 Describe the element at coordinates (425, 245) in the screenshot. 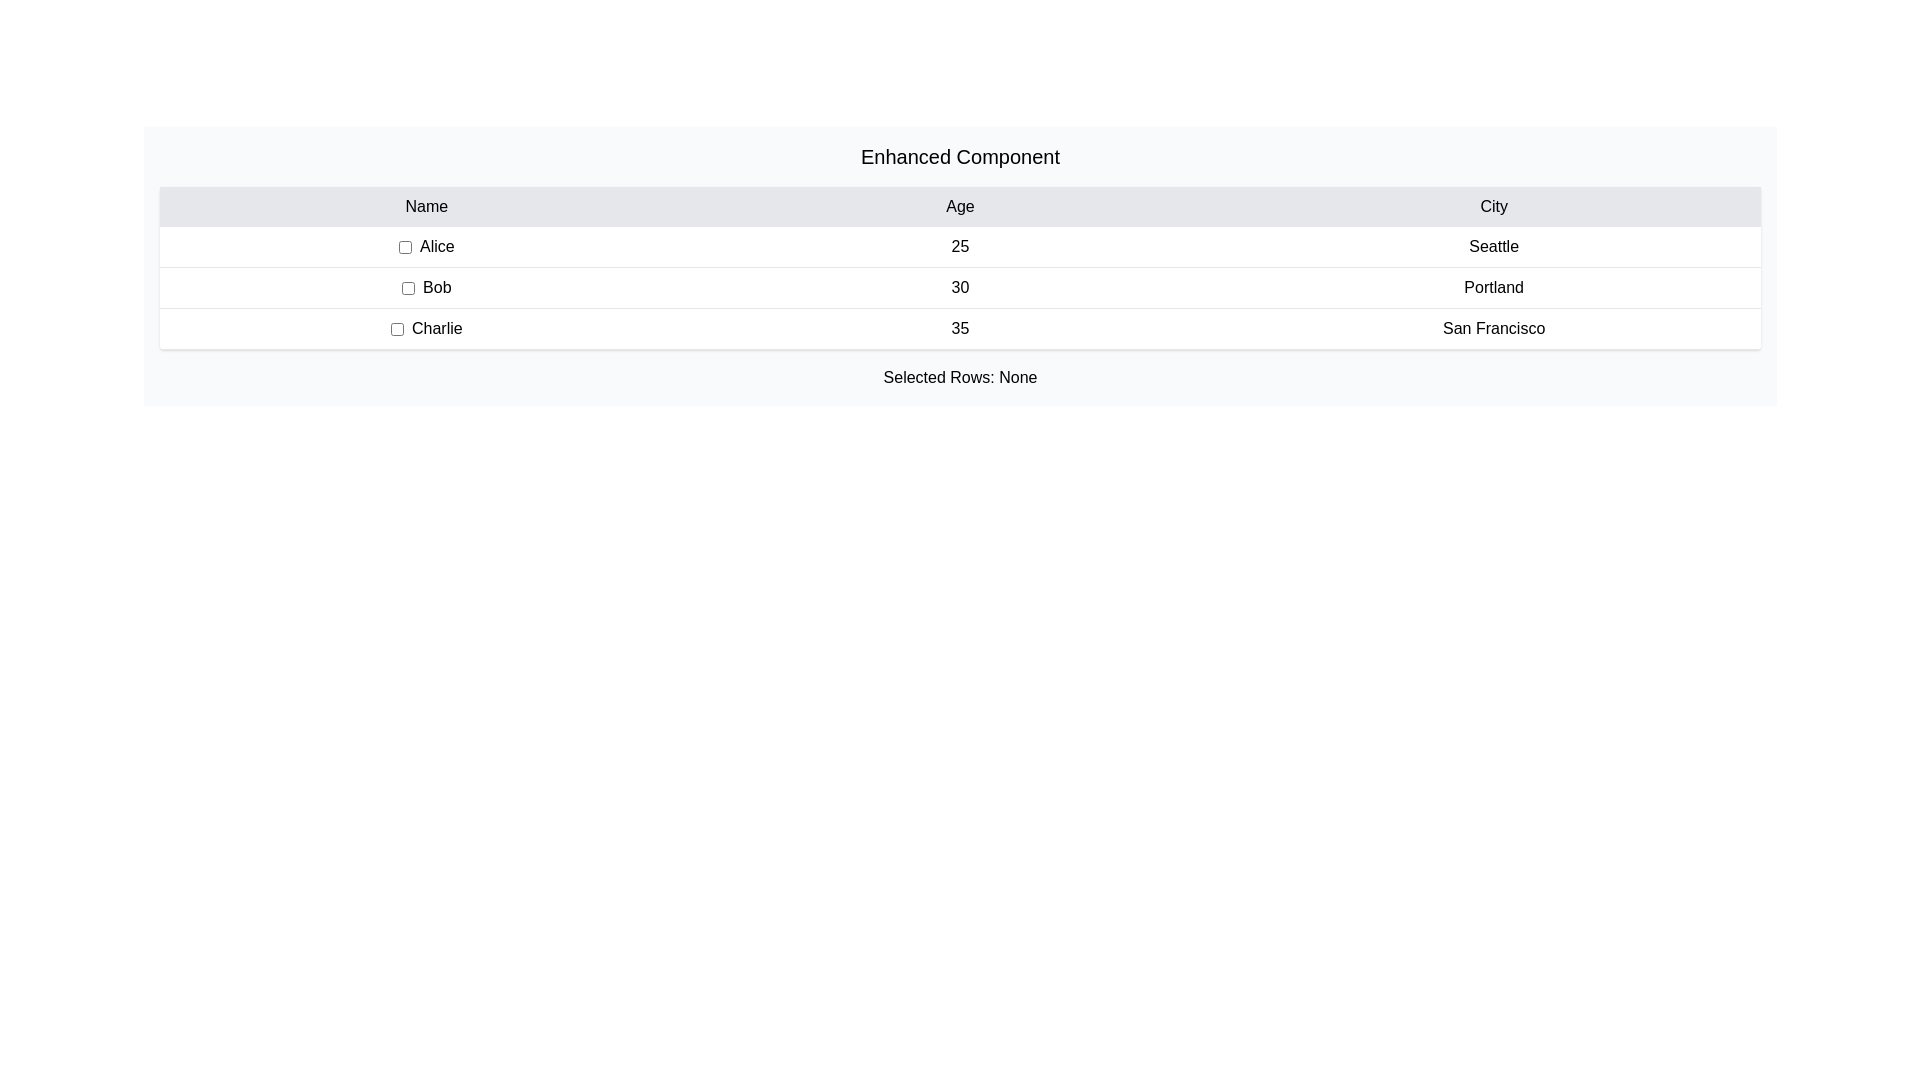

I see `the non-interactive text label displaying the name 'Alice' in the first column of the grid layout, which is positioned in the first row` at that location.